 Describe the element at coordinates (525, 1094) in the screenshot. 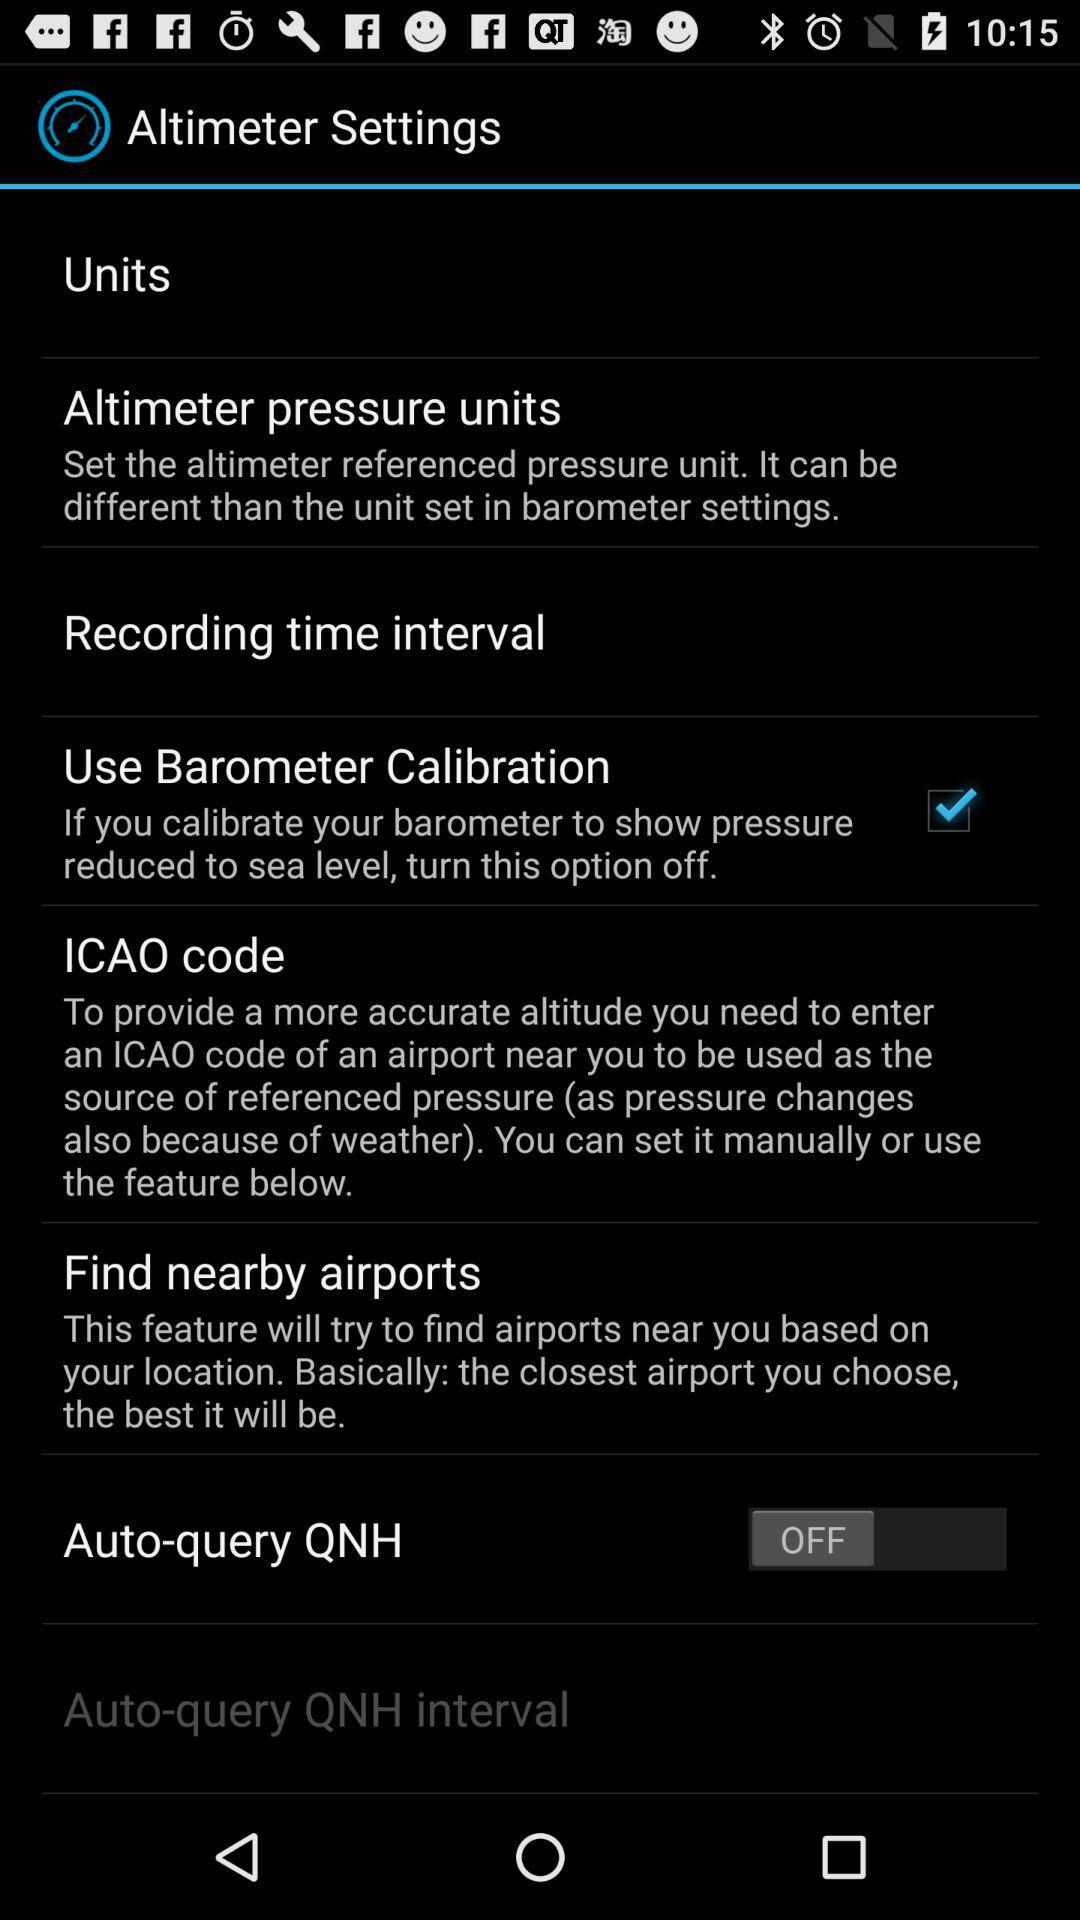

I see `the icon above the find nearby airports` at that location.